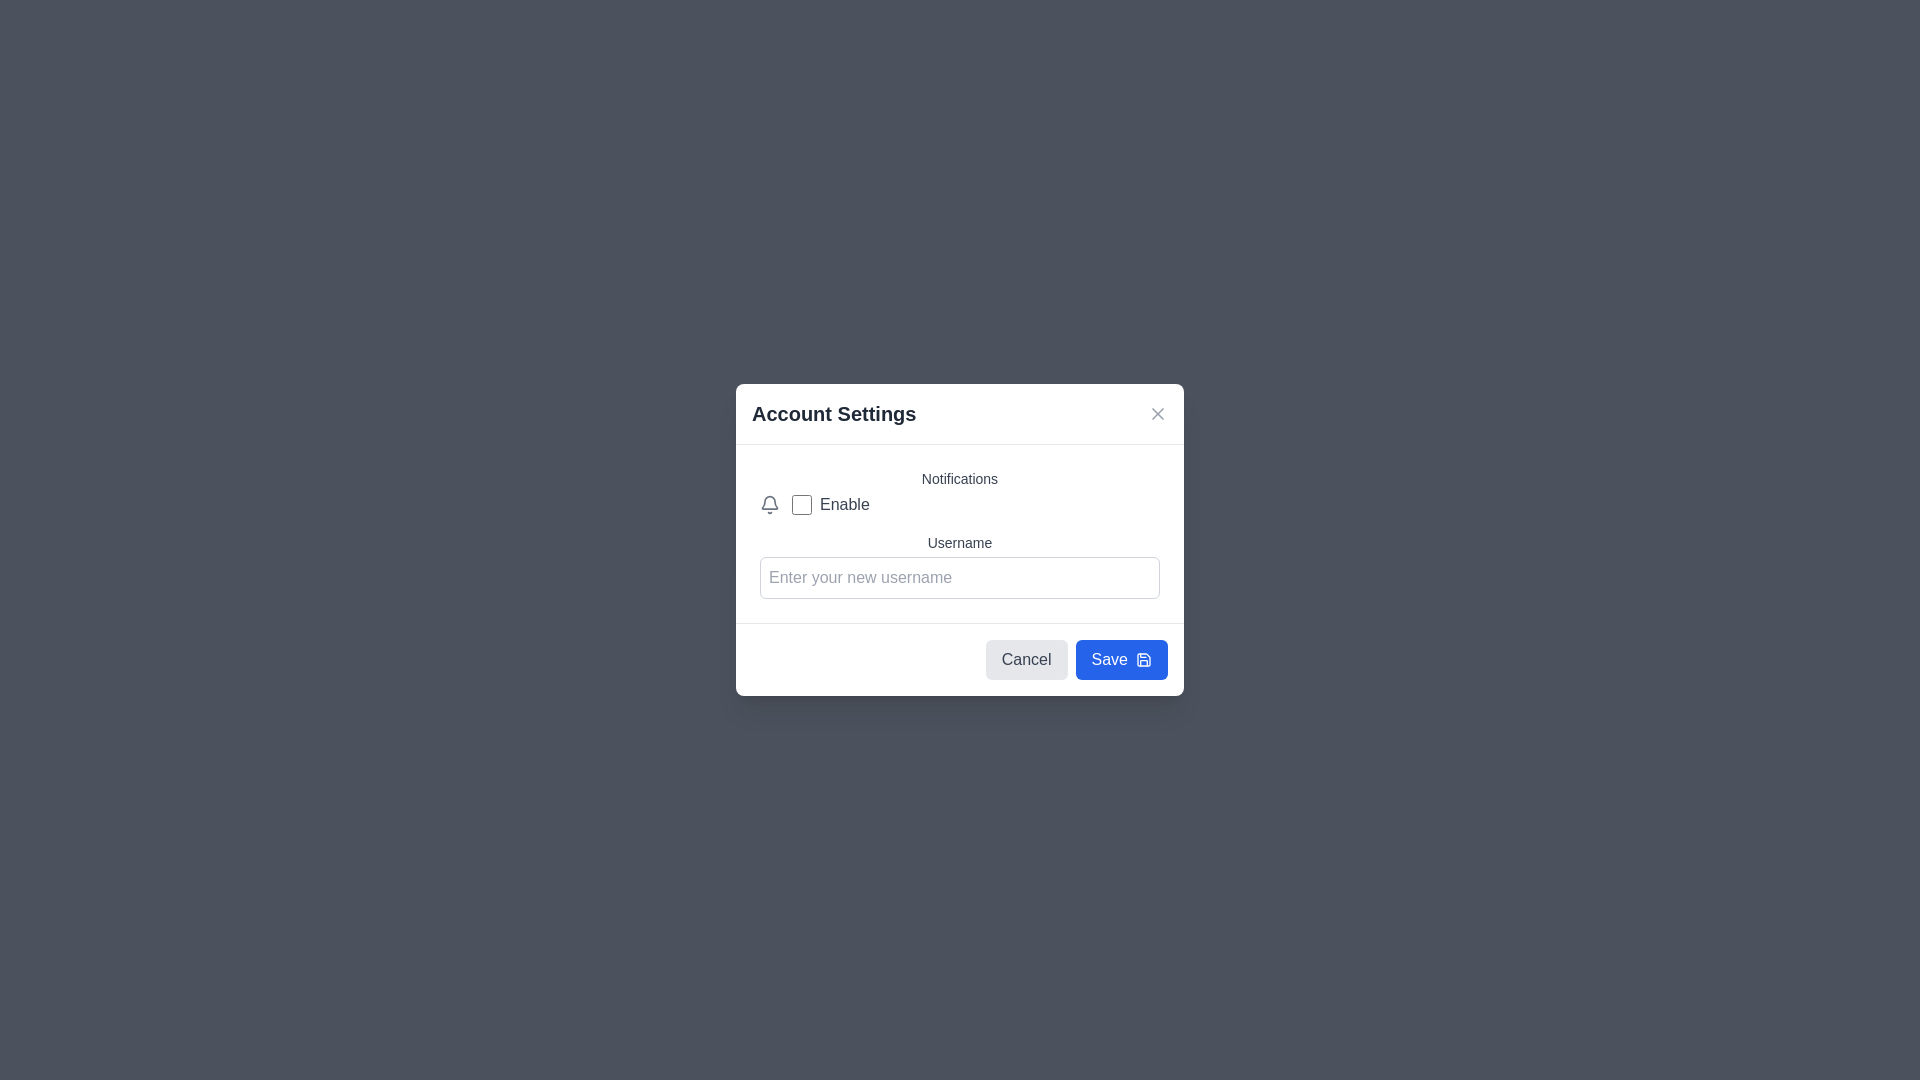 The image size is (1920, 1080). What do you see at coordinates (1121, 659) in the screenshot?
I see `the 'Save' button with a blue background and white text, located in the lower right corner of the 'Account Settings' pop-up dialogue box` at bounding box center [1121, 659].